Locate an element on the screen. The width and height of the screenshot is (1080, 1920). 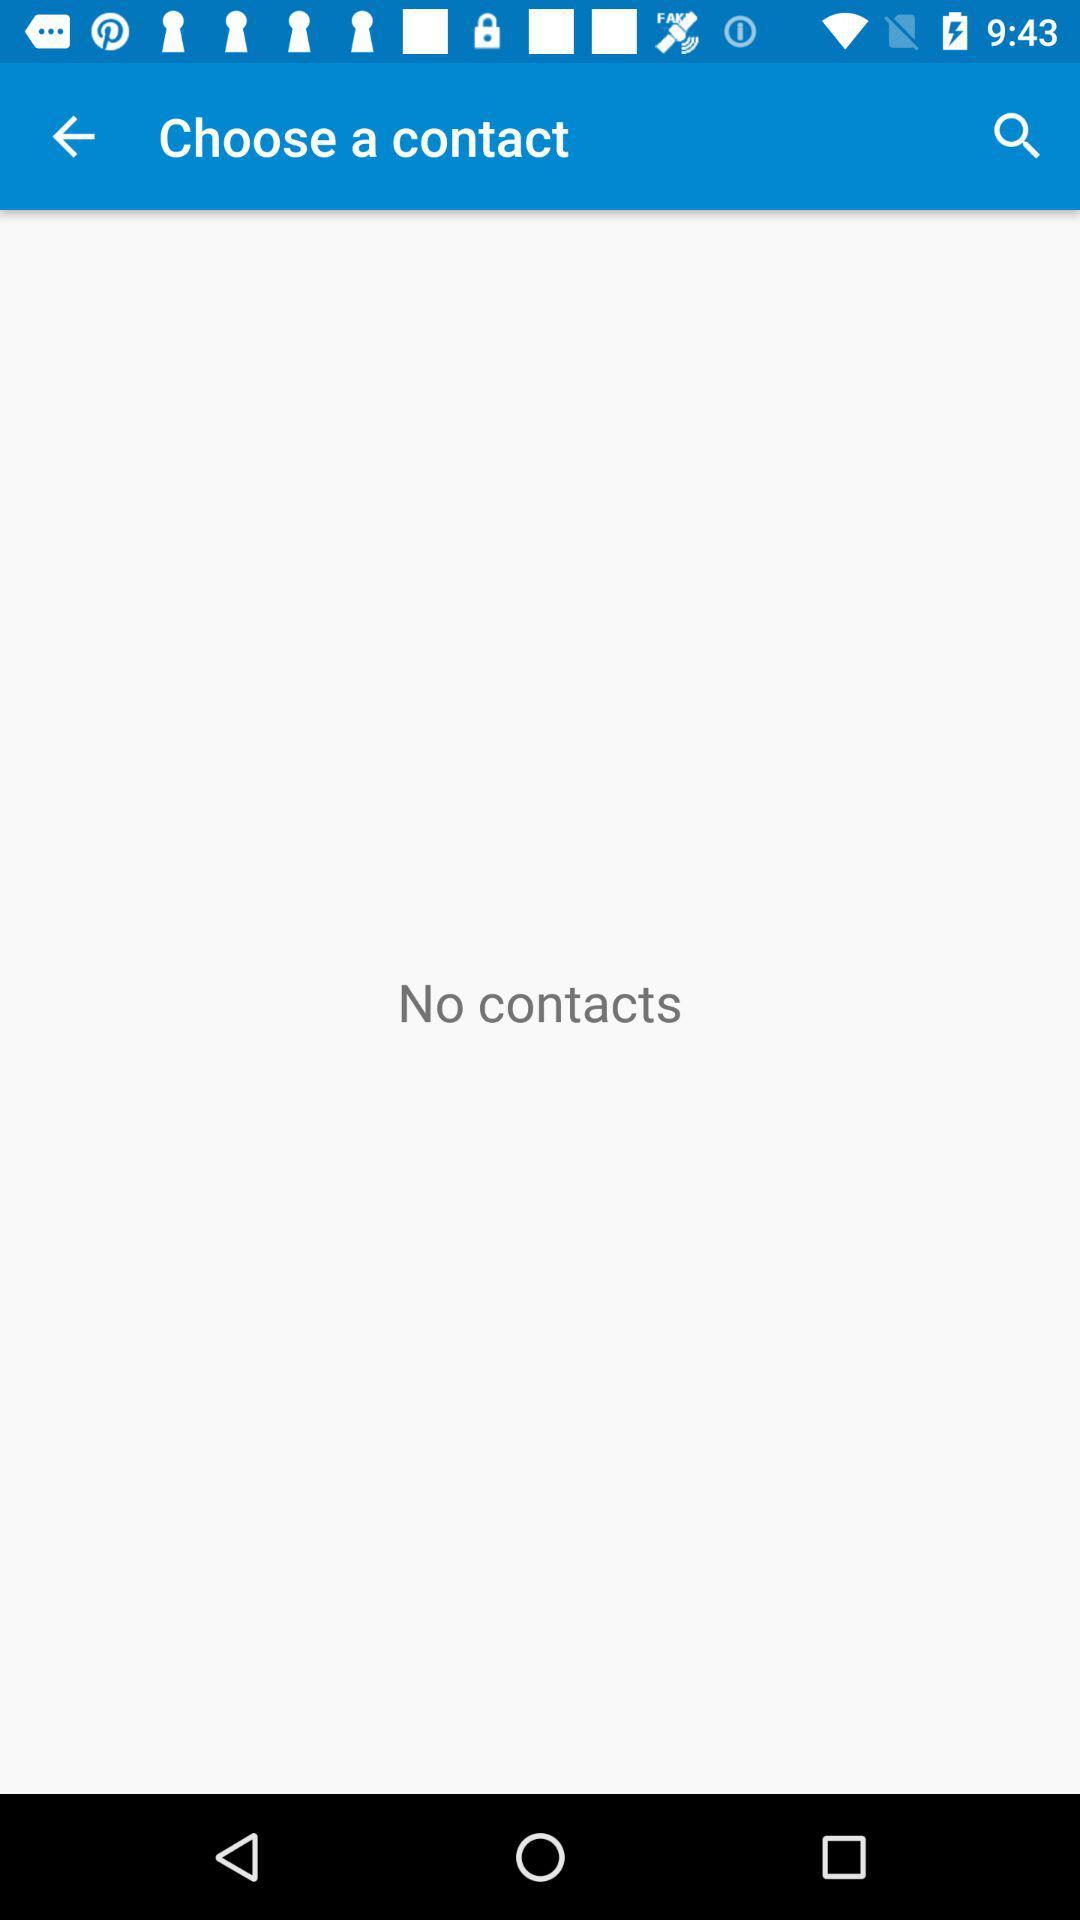
icon to the right of choose a contact app is located at coordinates (1017, 135).